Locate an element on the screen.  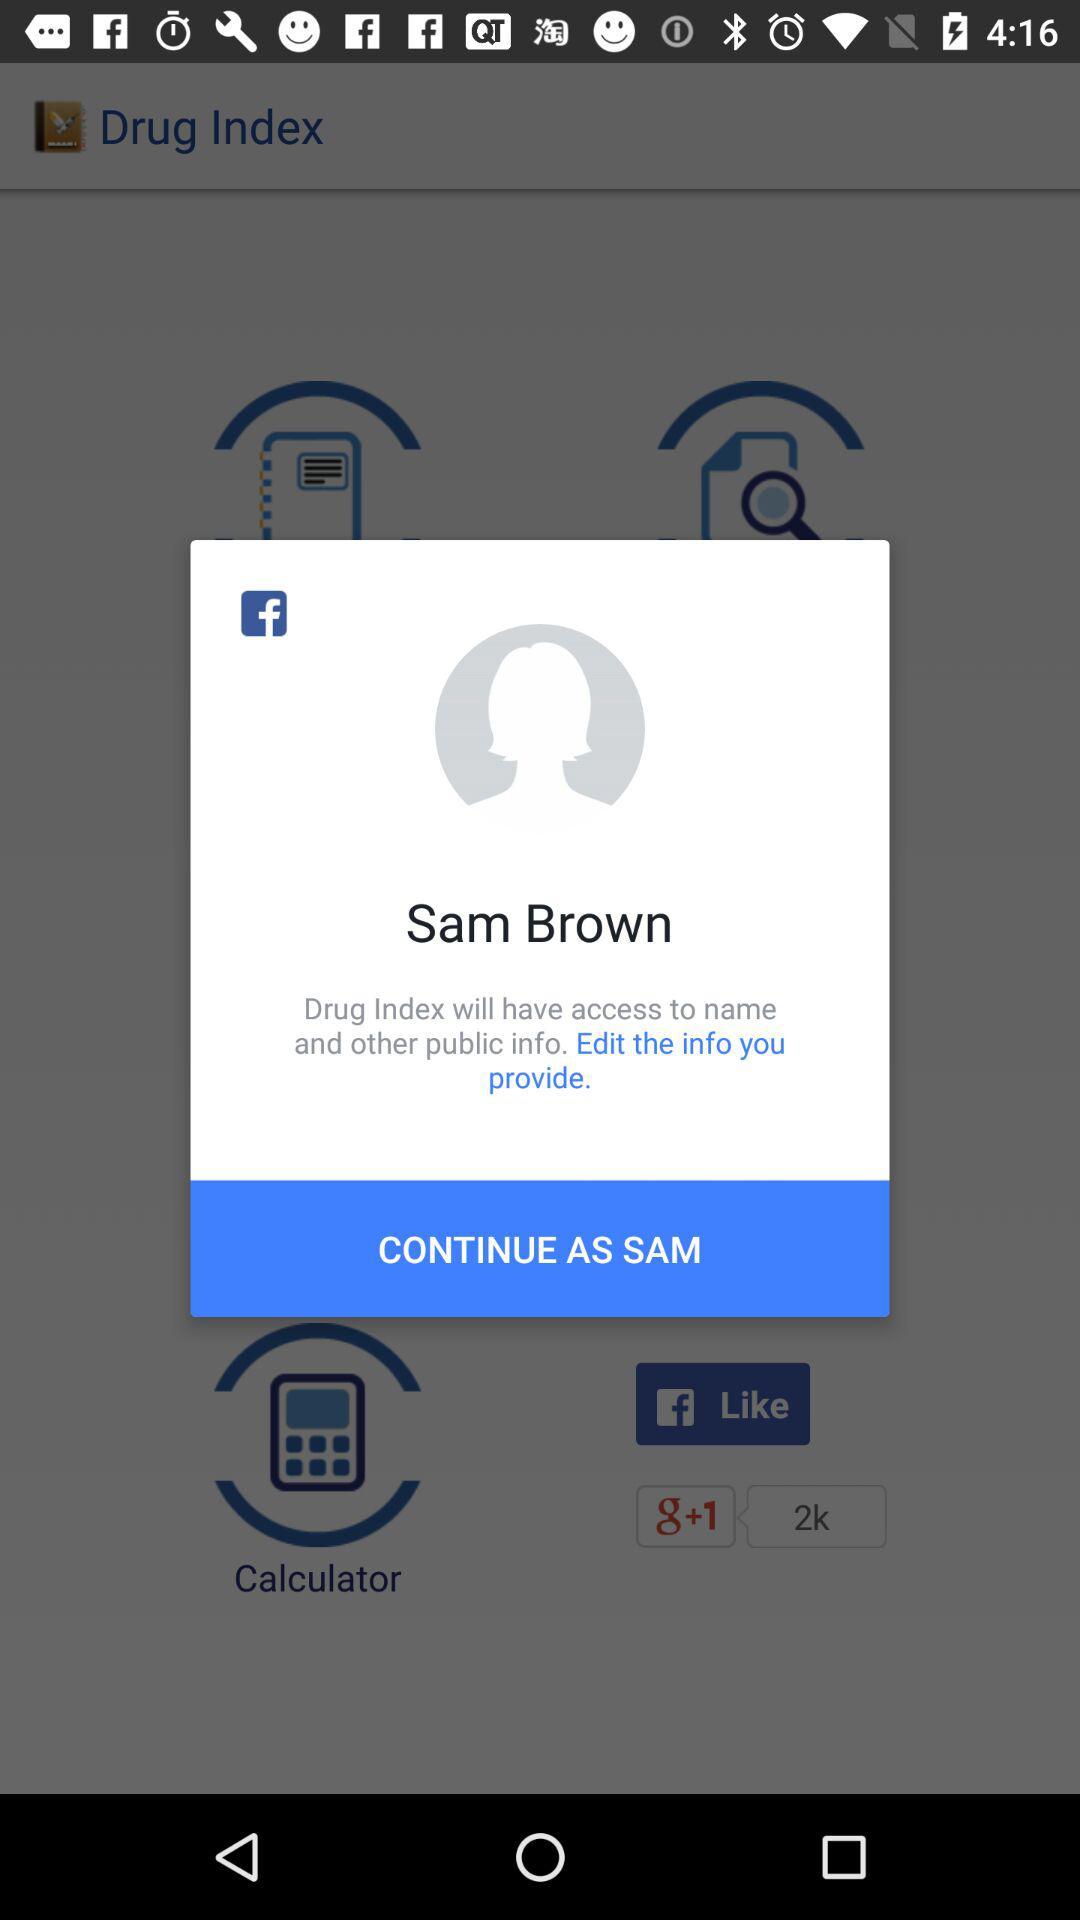
the continue as sam is located at coordinates (540, 1247).